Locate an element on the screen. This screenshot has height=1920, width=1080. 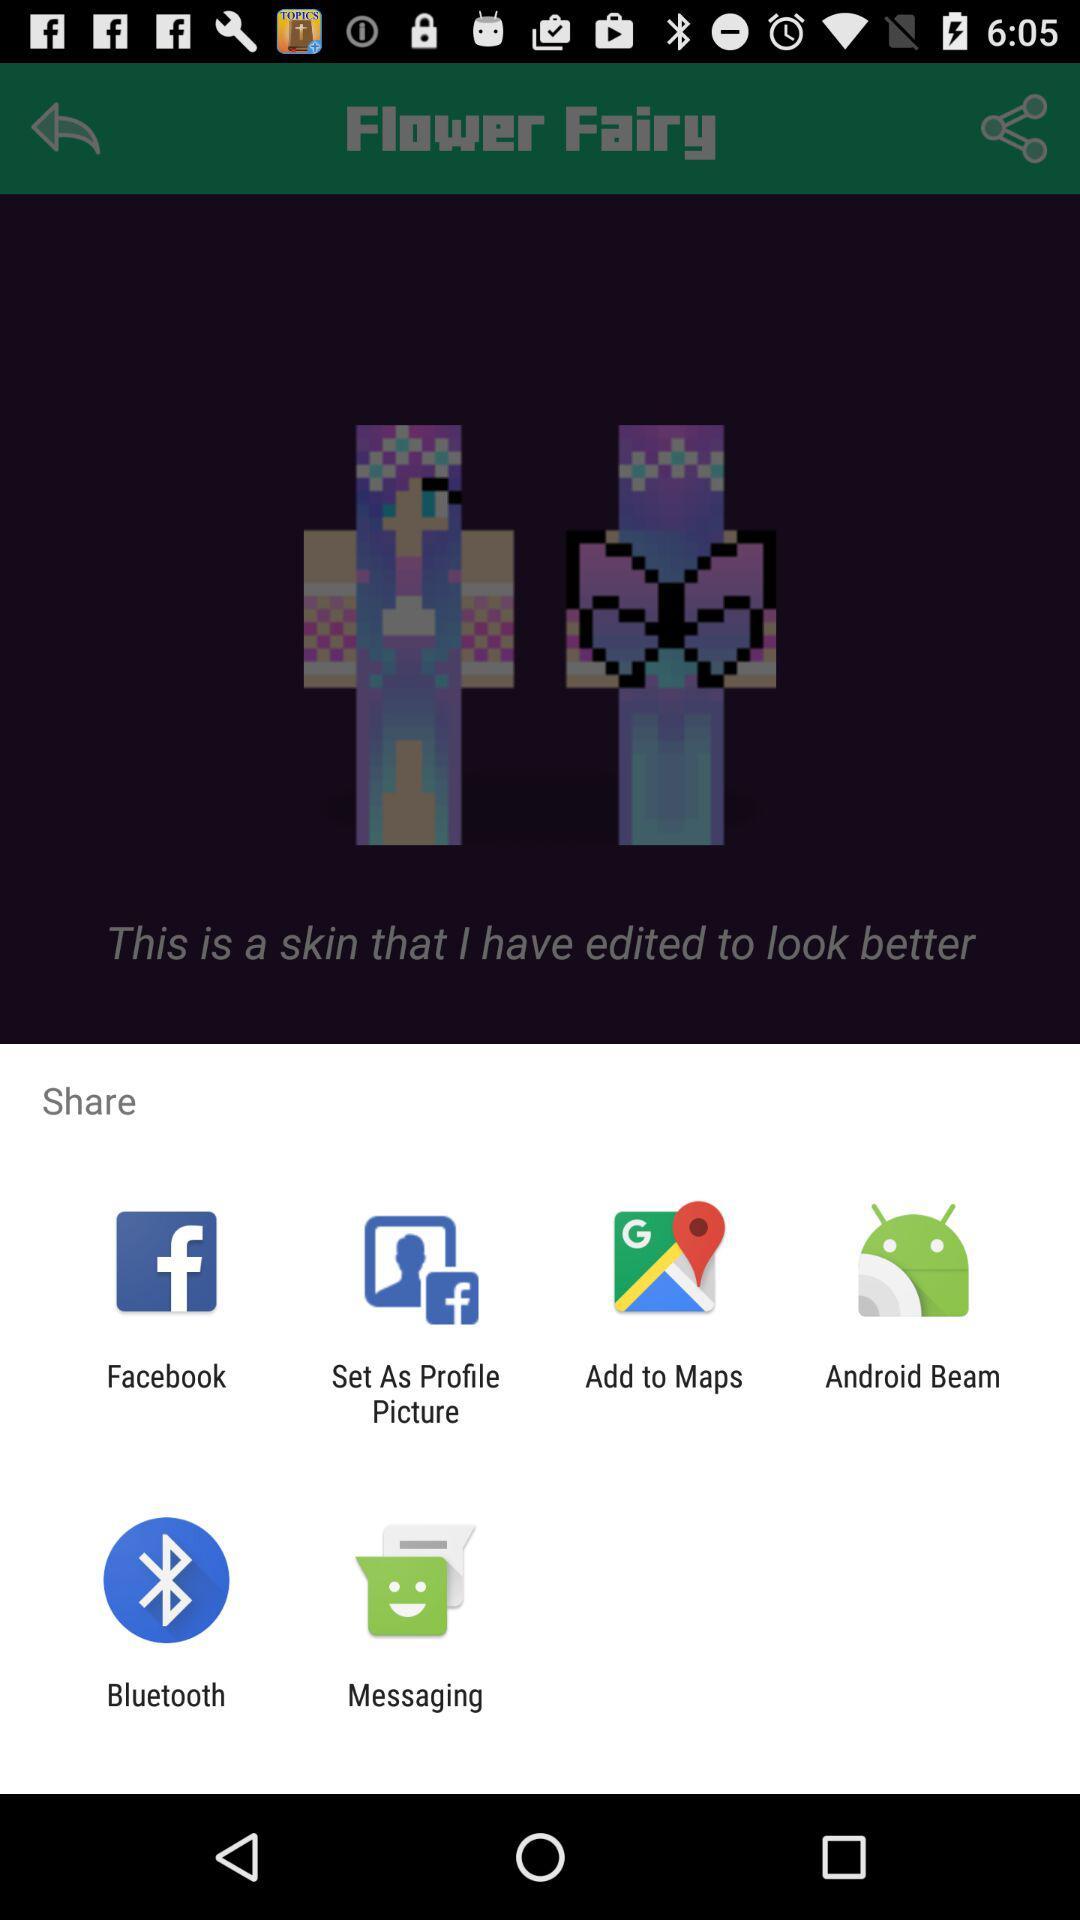
the bluetooth icon is located at coordinates (165, 1711).